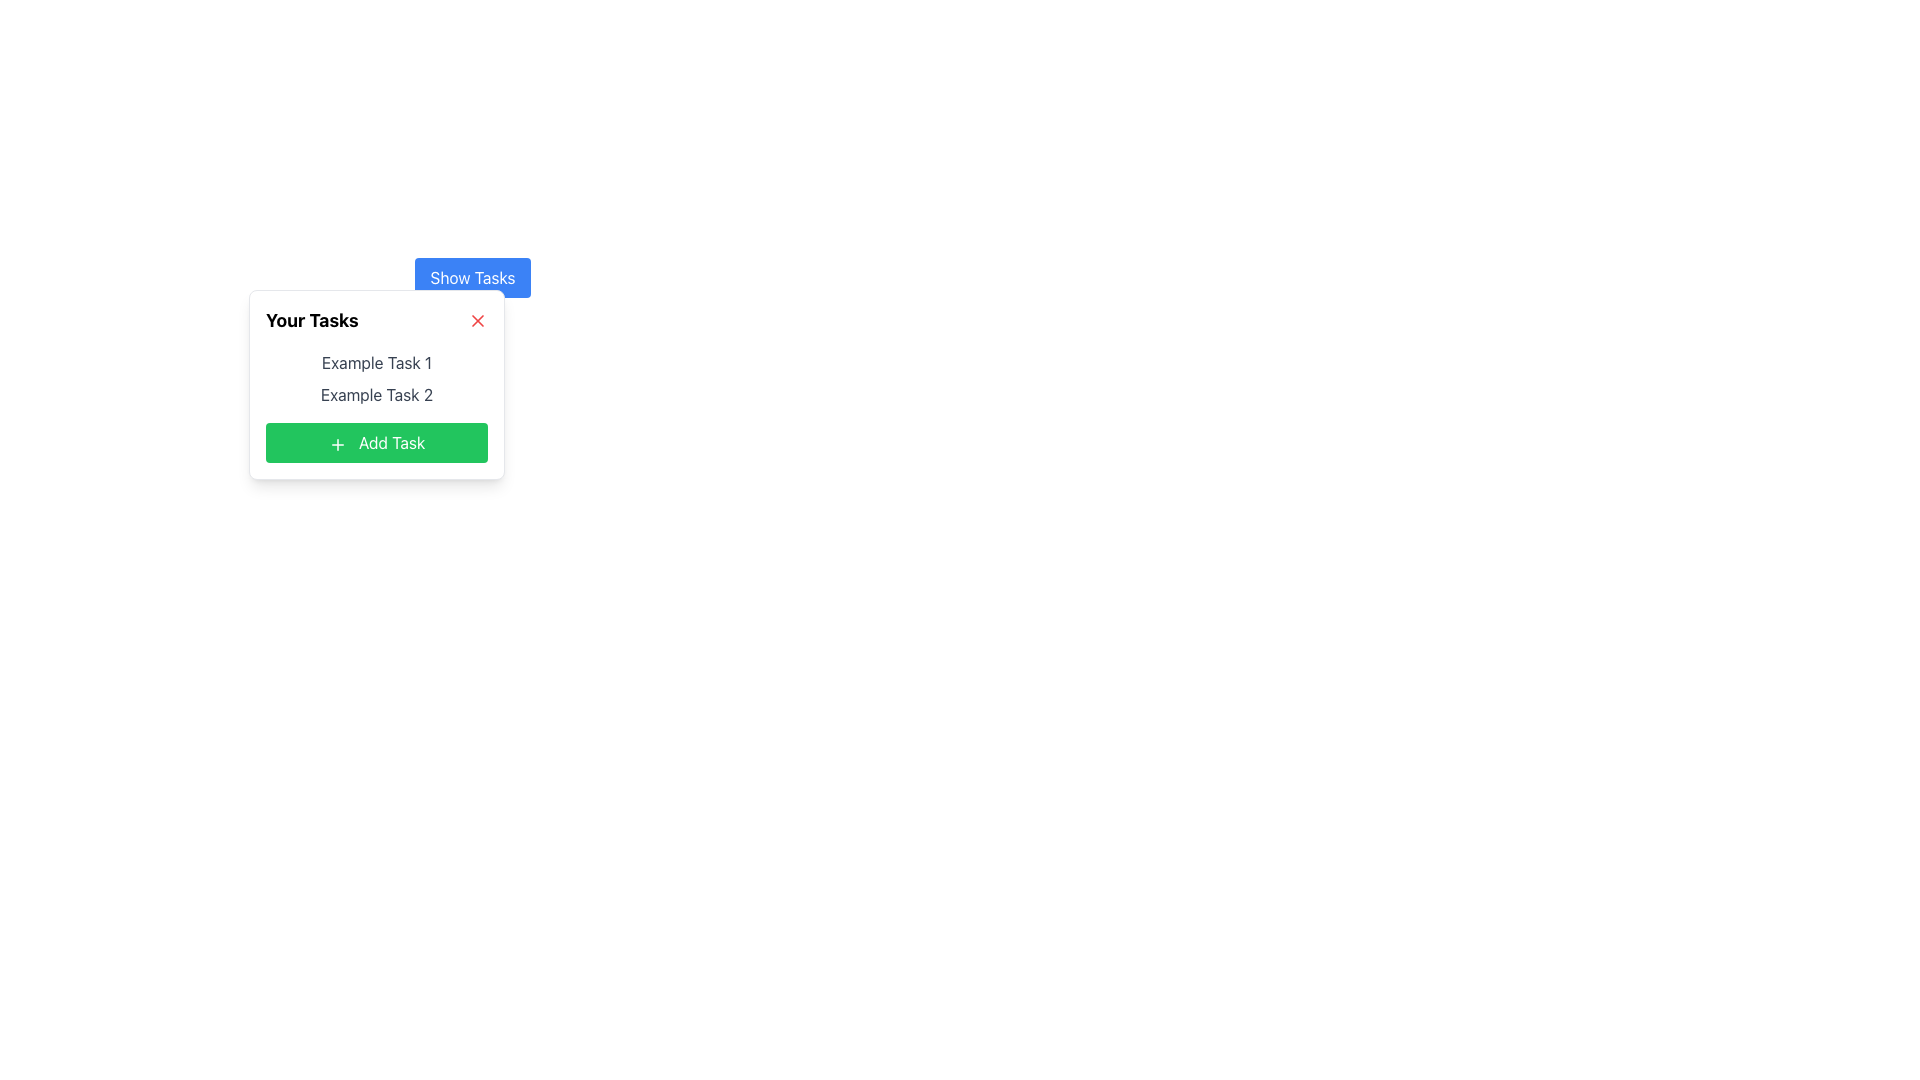  What do you see at coordinates (377, 442) in the screenshot?
I see `the 'Add Task' button located at the bottom of the task list by navigating via keyboard` at bounding box center [377, 442].